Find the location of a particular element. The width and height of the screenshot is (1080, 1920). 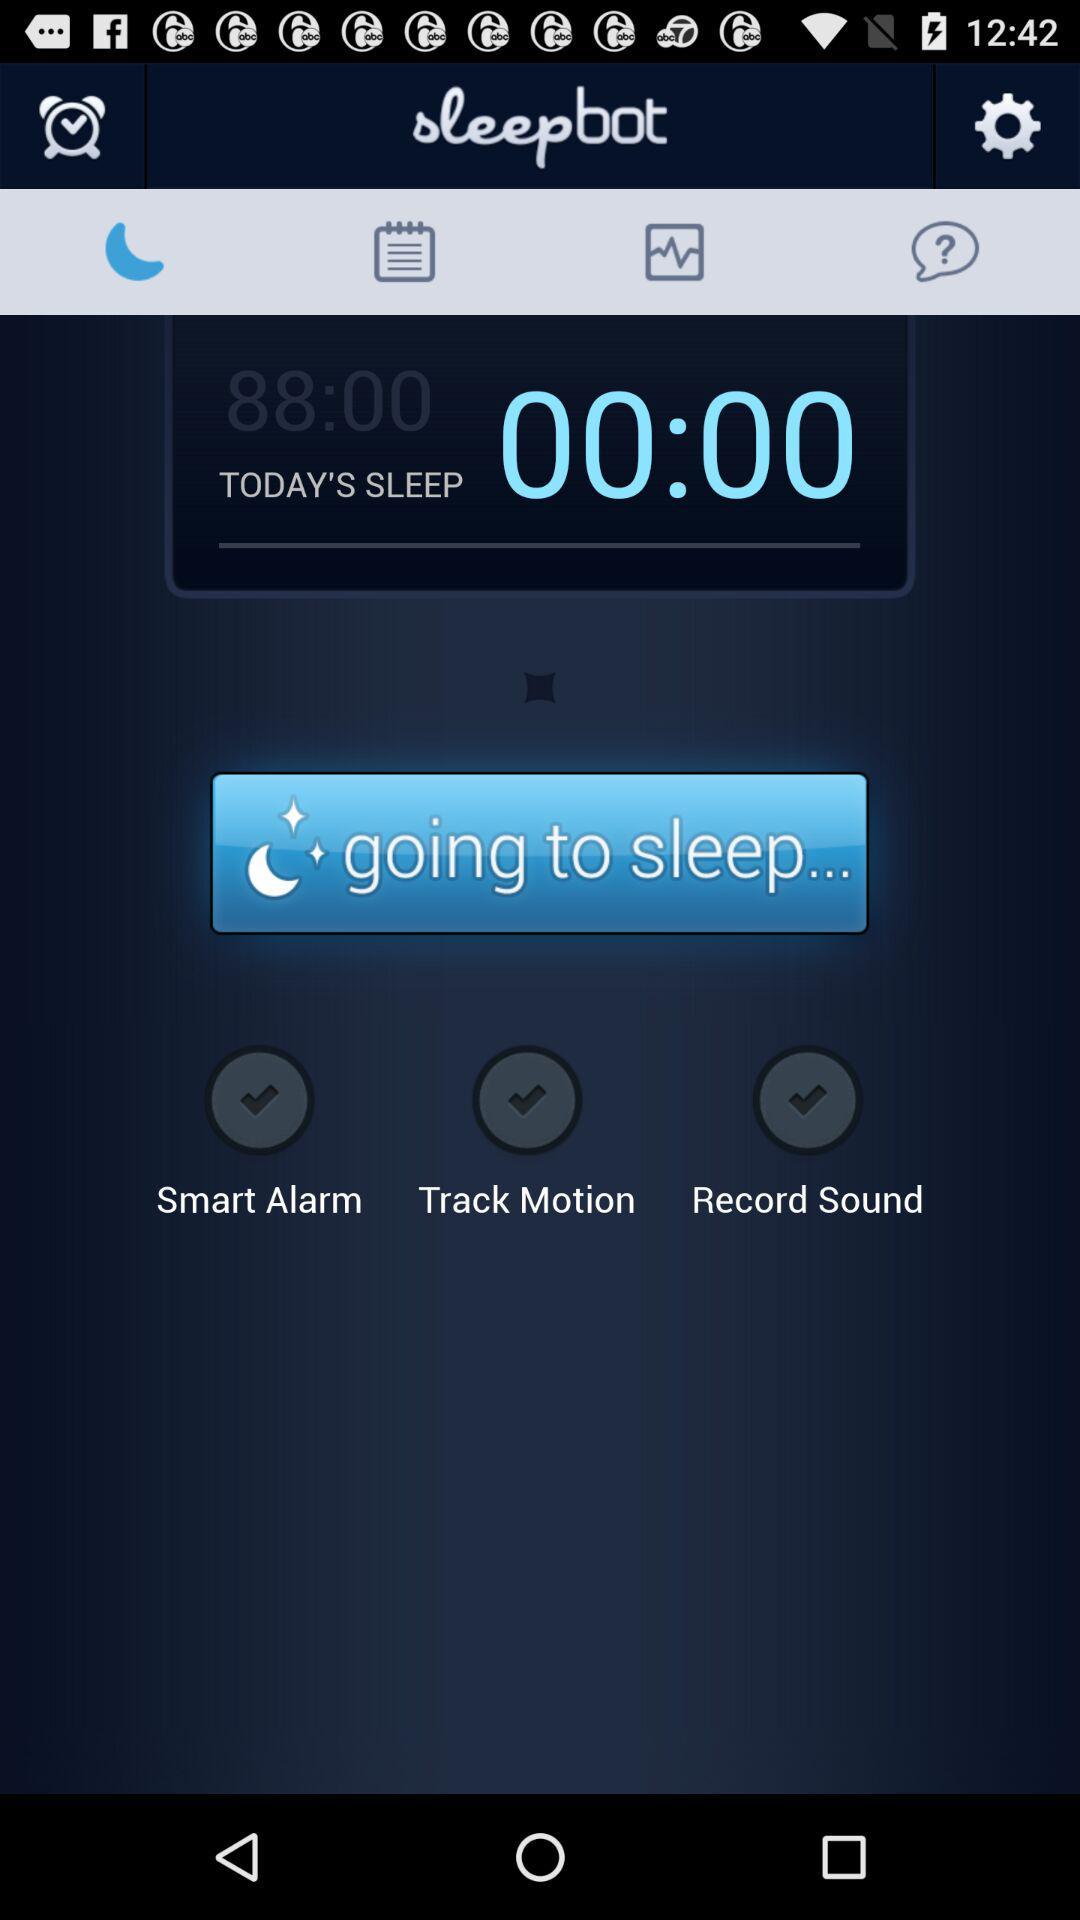

item above smart alarm app is located at coordinates (538, 854).